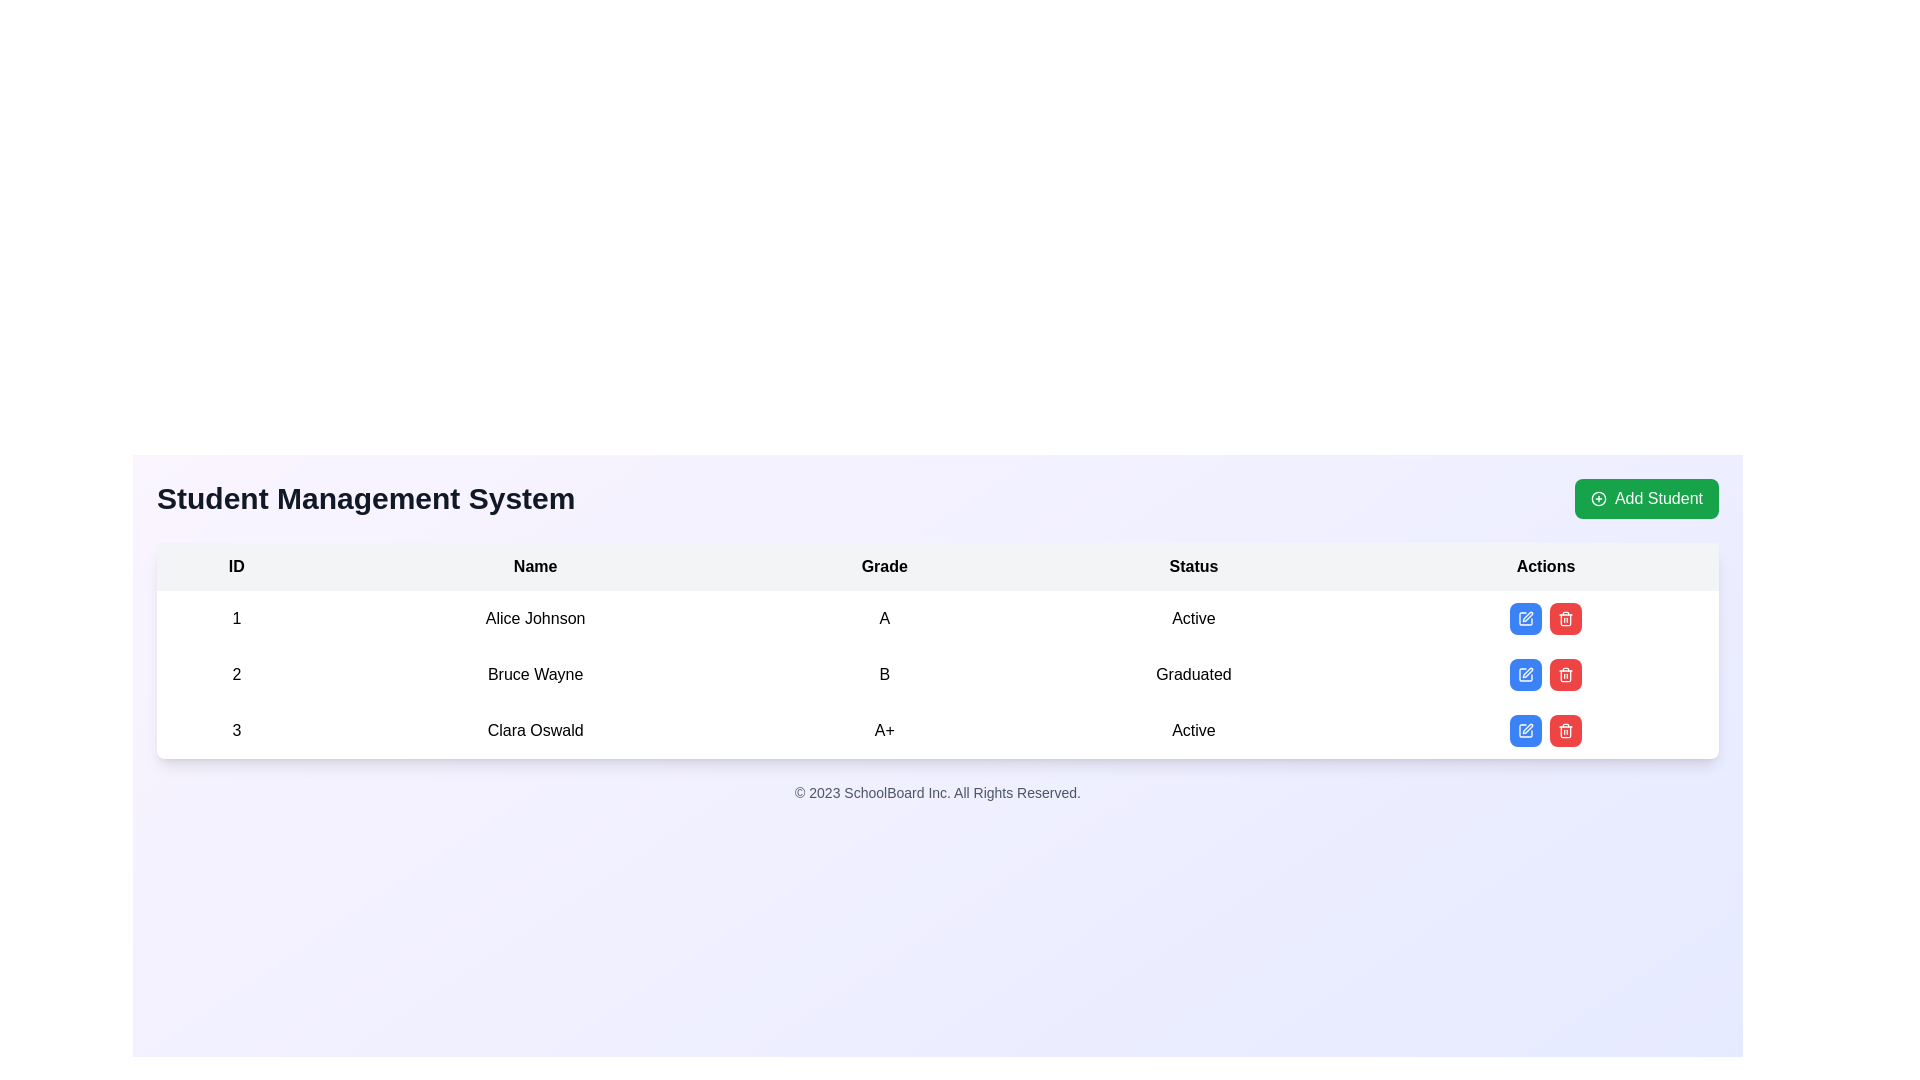  I want to click on the trash can icon button with a red background in the 'Actions' column beside the 'Edit' button for the student record 'Clara Oswald', so click(1564, 731).